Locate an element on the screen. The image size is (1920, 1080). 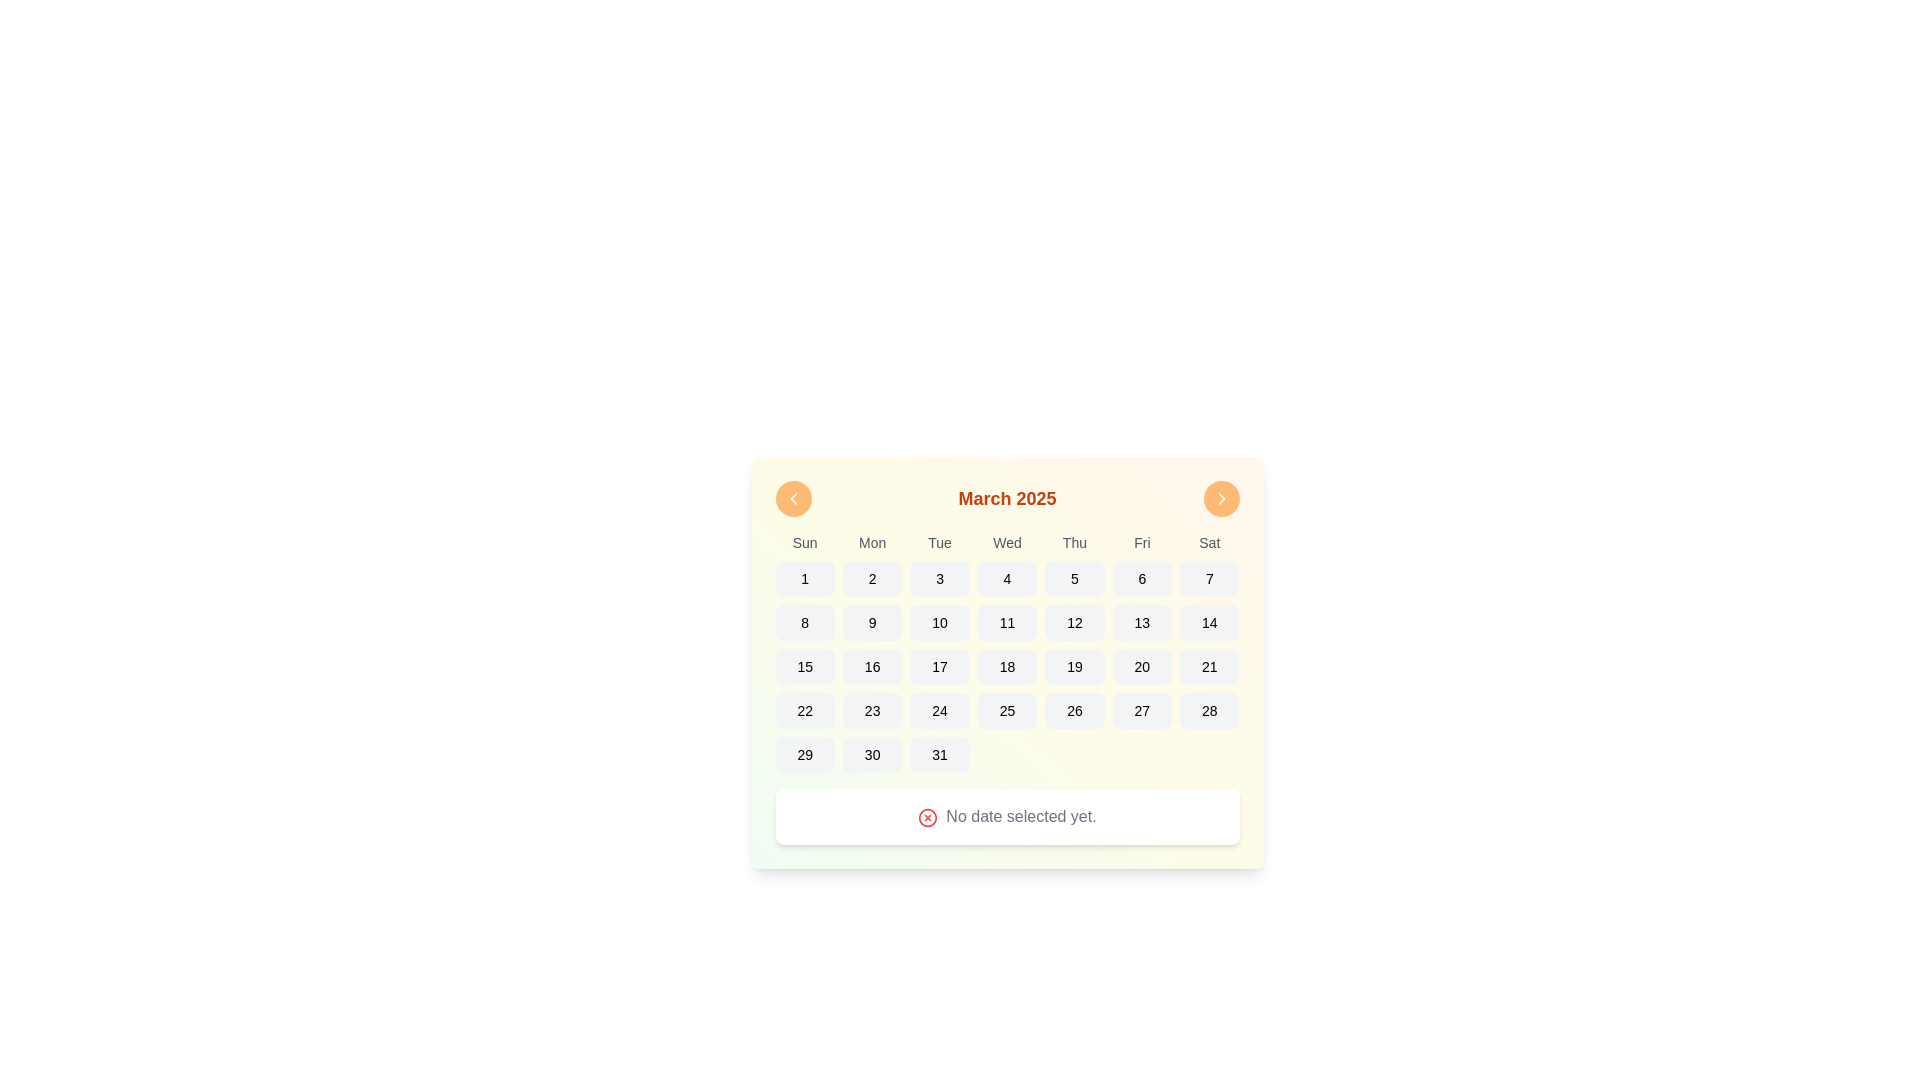
the selectable day button representing 'March 30, 2025' is located at coordinates (872, 755).